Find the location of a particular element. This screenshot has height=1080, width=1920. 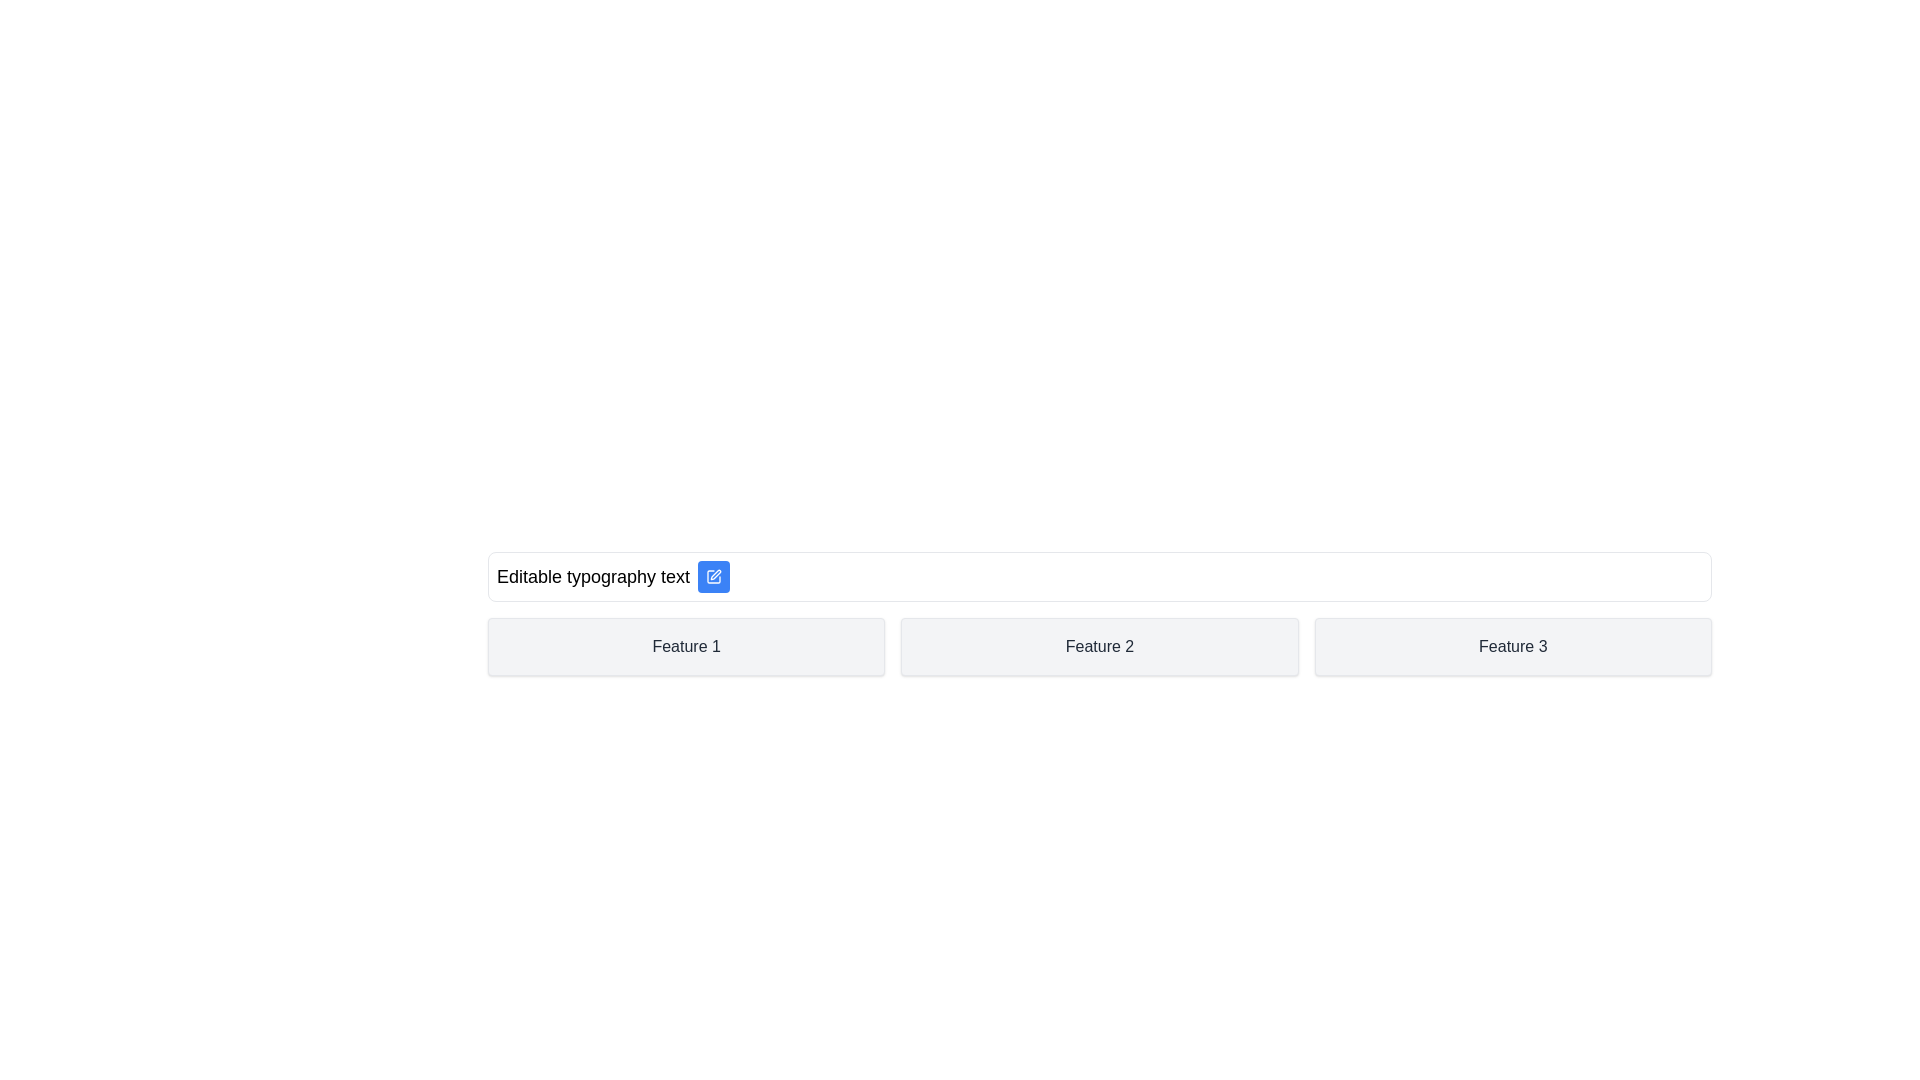

the button that initiates the edit action, located to the right of the 'Editable typography text' label, to observe a color change is located at coordinates (714, 577).